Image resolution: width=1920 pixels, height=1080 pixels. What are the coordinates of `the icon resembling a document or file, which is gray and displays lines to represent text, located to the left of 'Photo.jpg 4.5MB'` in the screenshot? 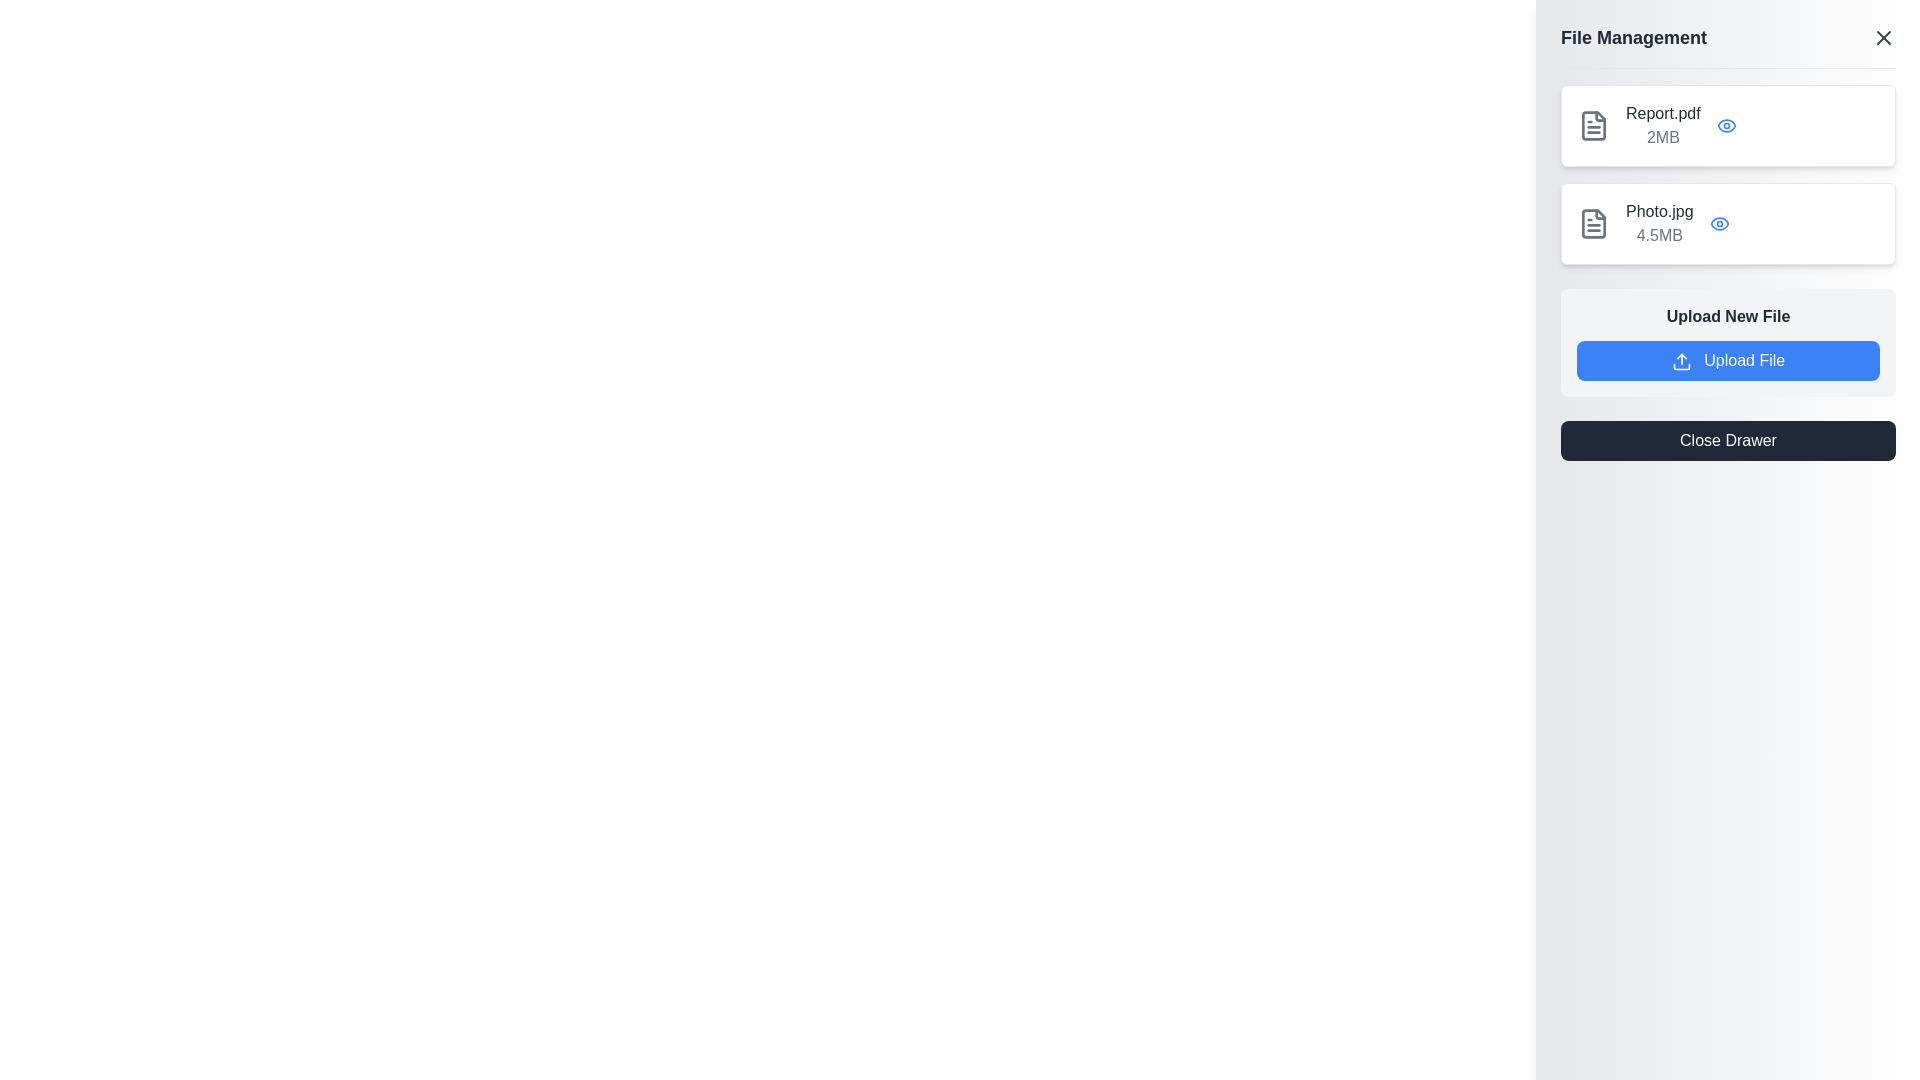 It's located at (1592, 223).